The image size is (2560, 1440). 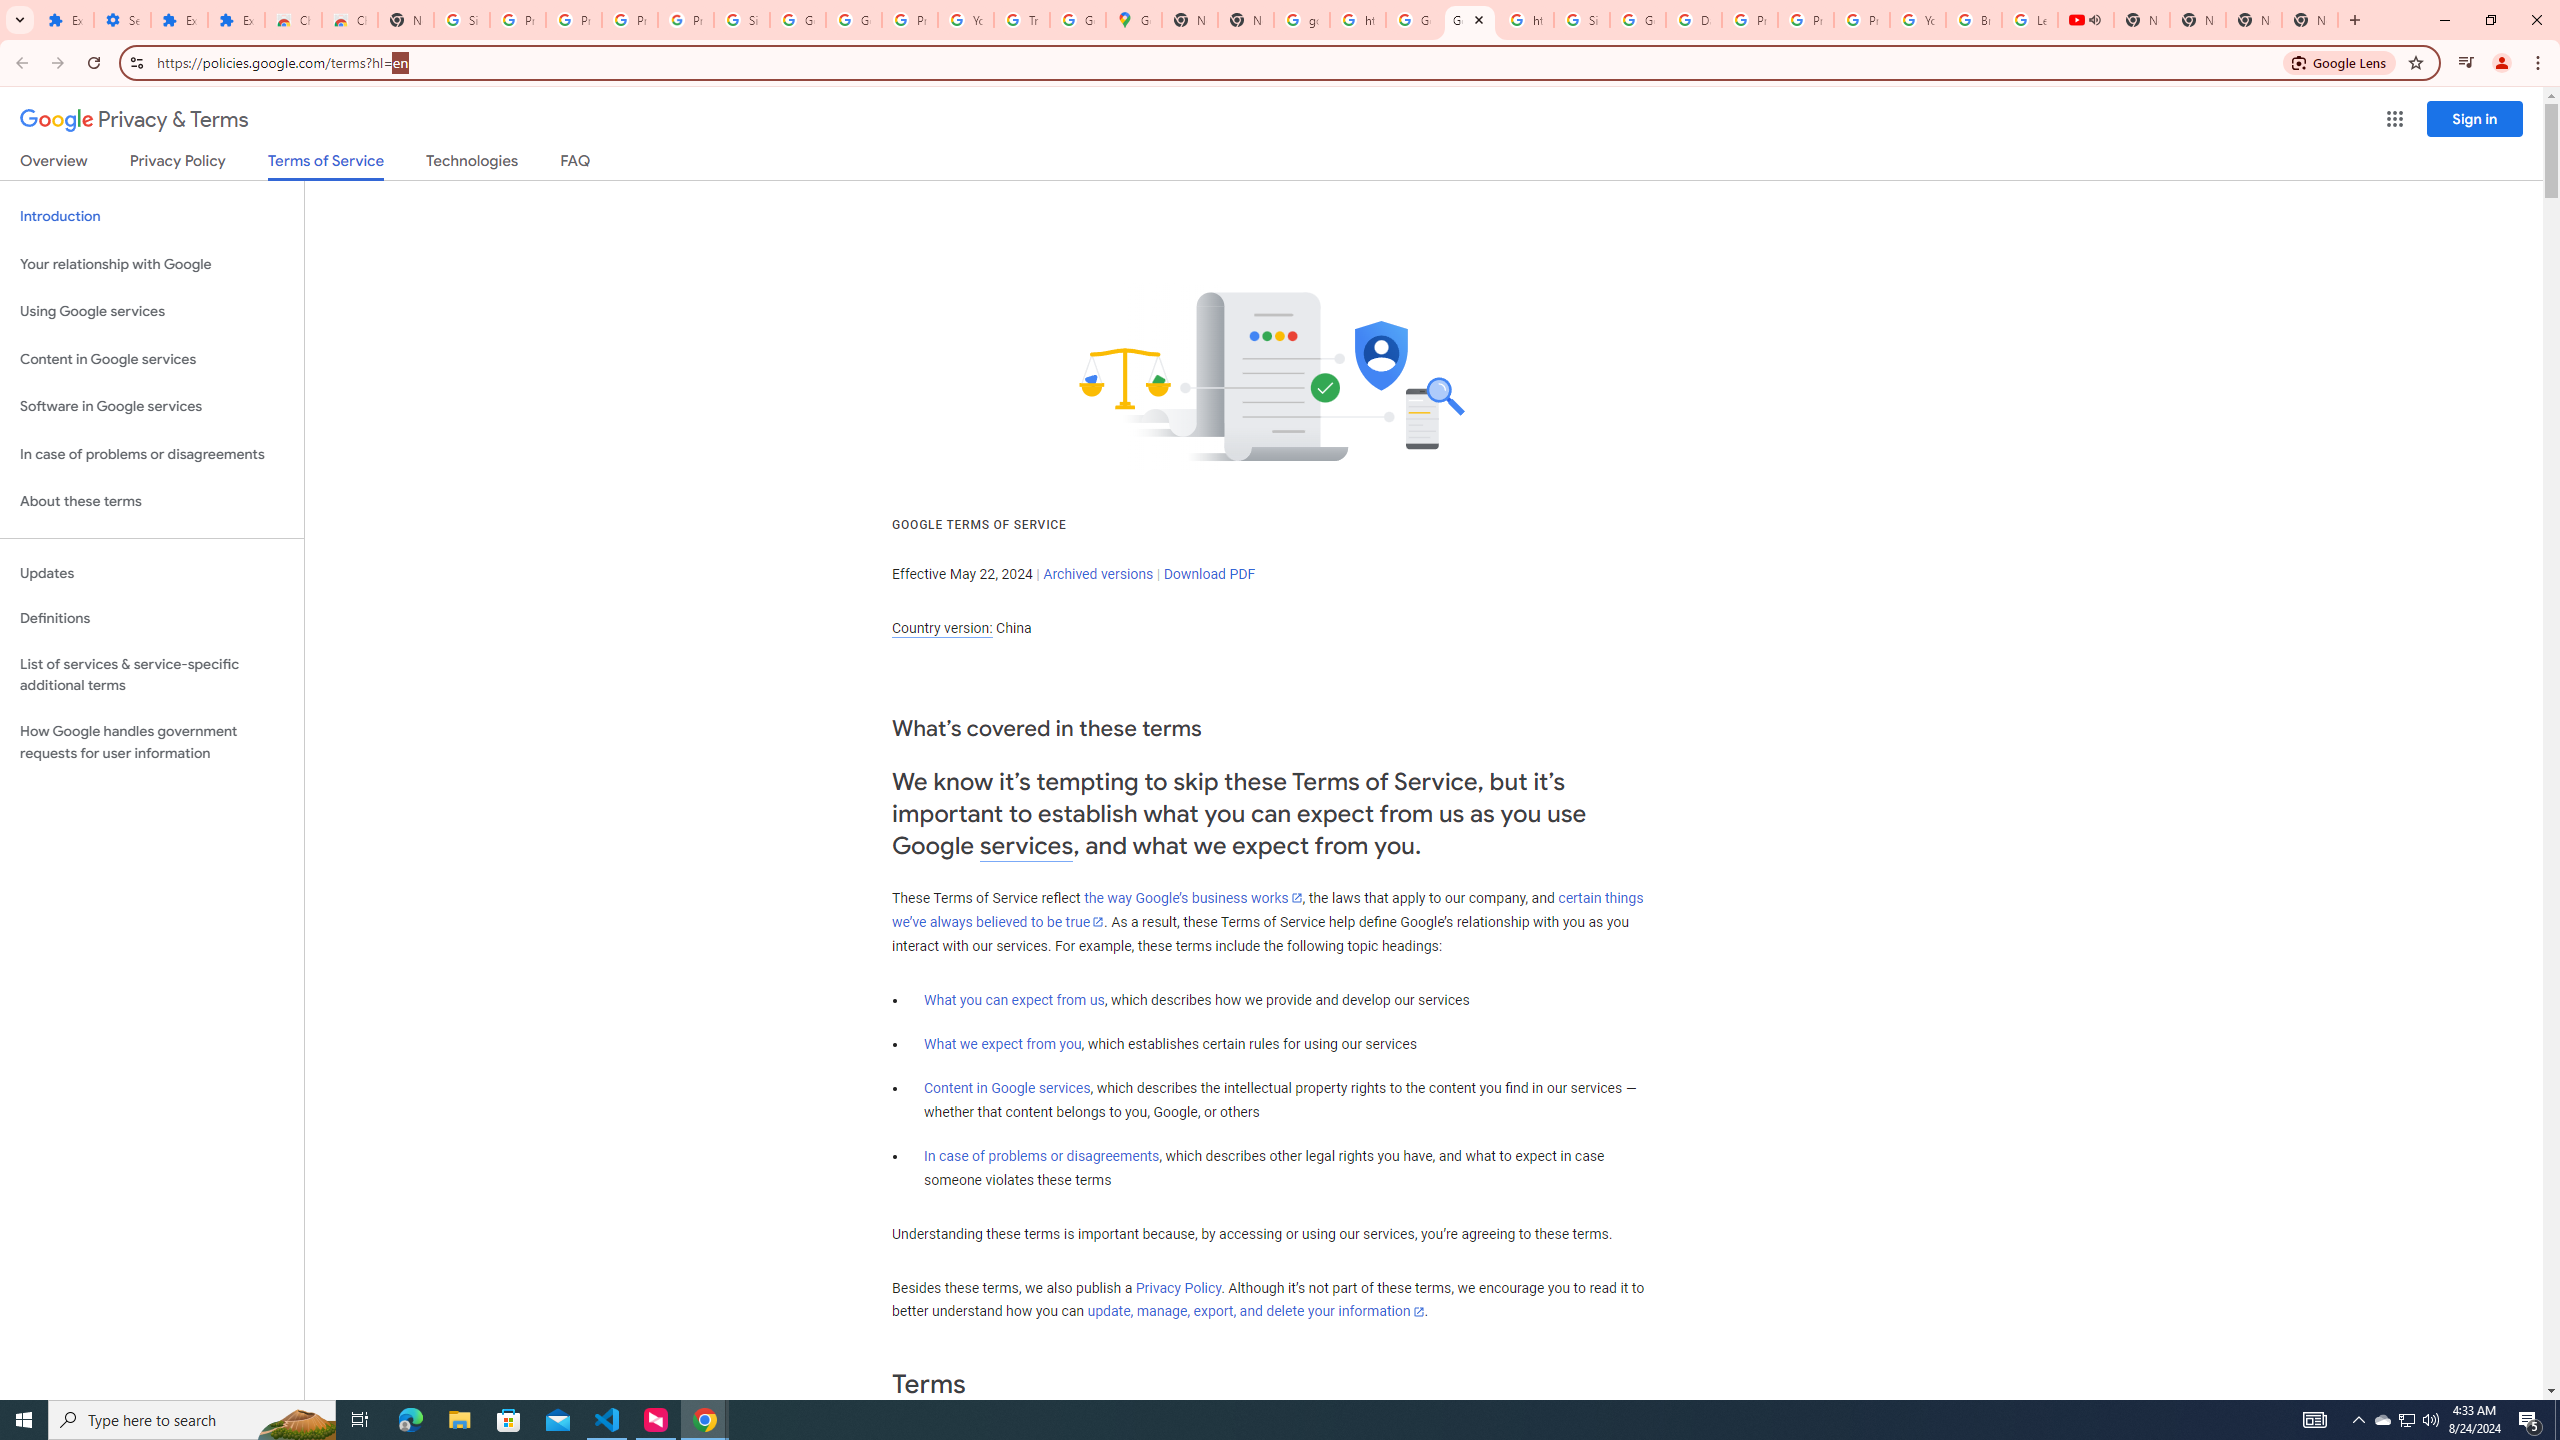 I want to click on 'Extensions', so click(x=236, y=19).